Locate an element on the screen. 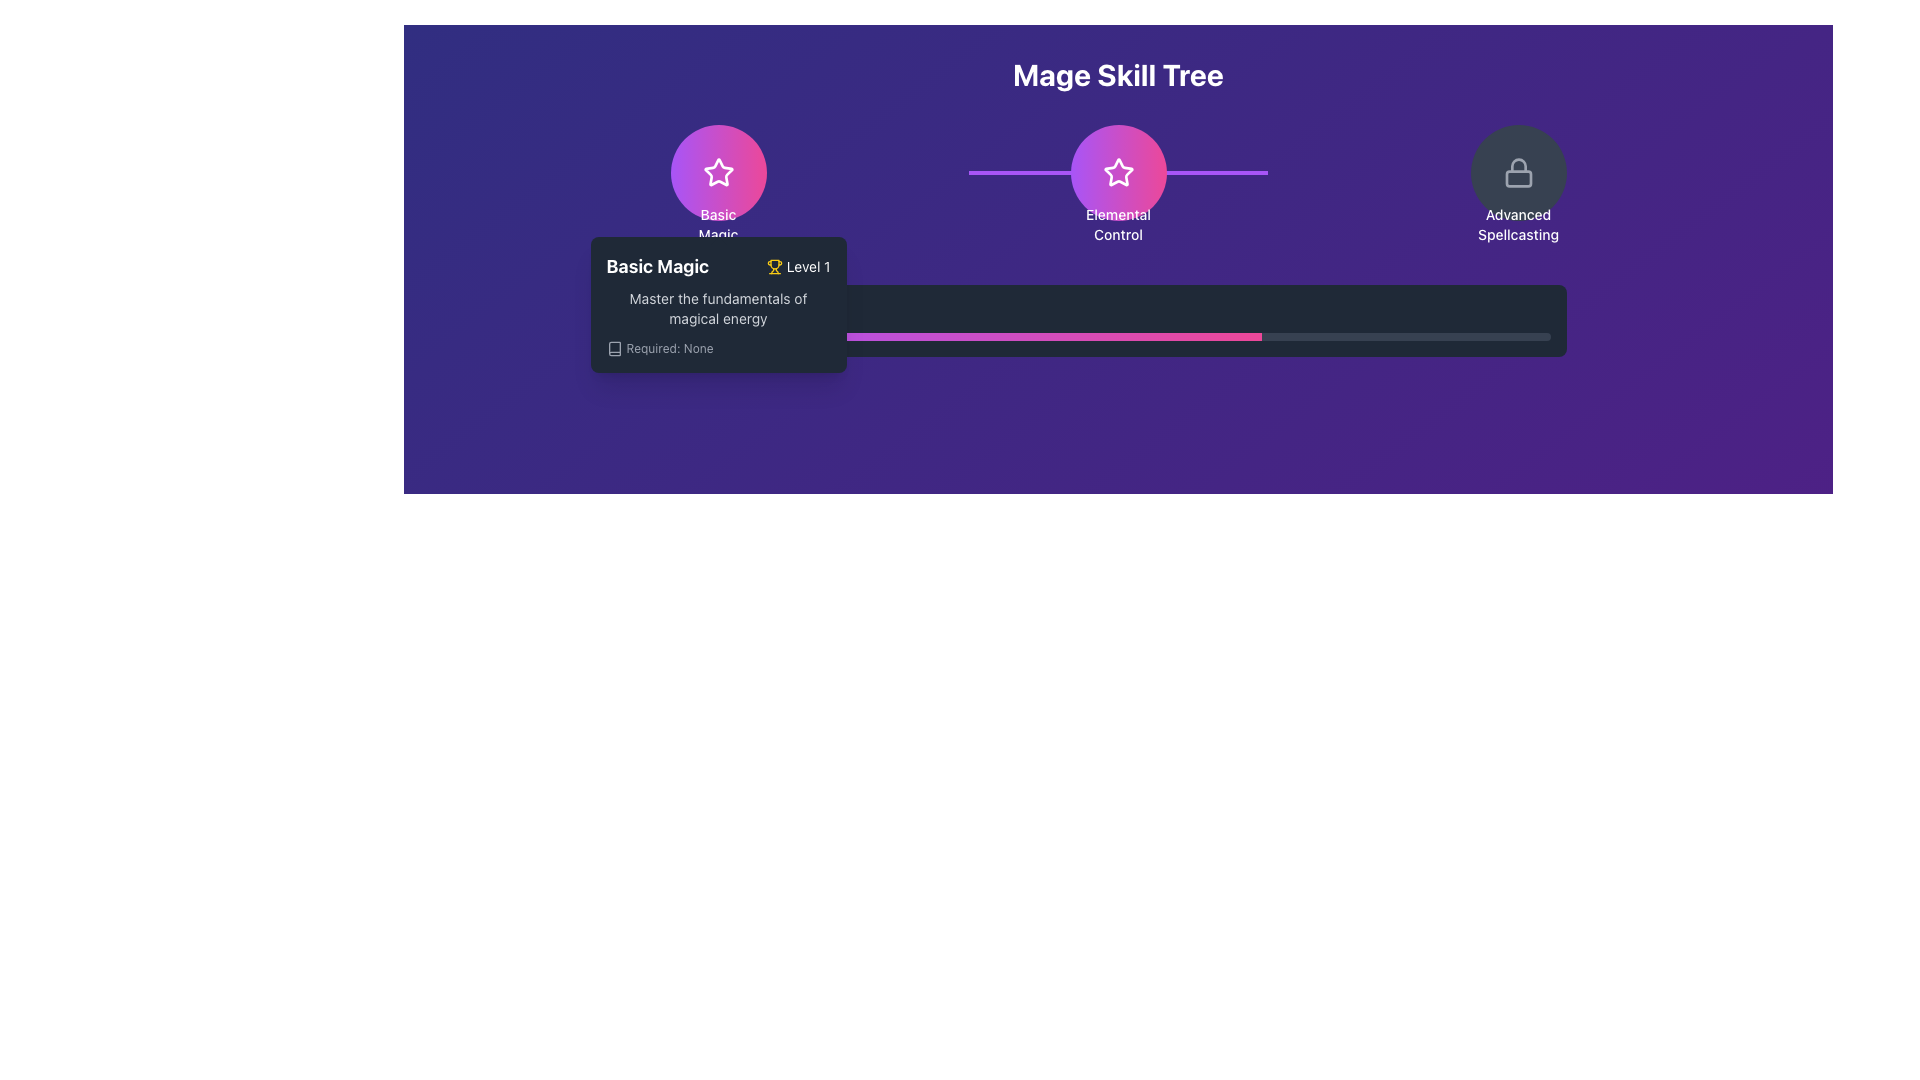  white outlined star icon within the circular gradient background of the 'Basic Magic' module located in the top-left section of the view is located at coordinates (718, 172).